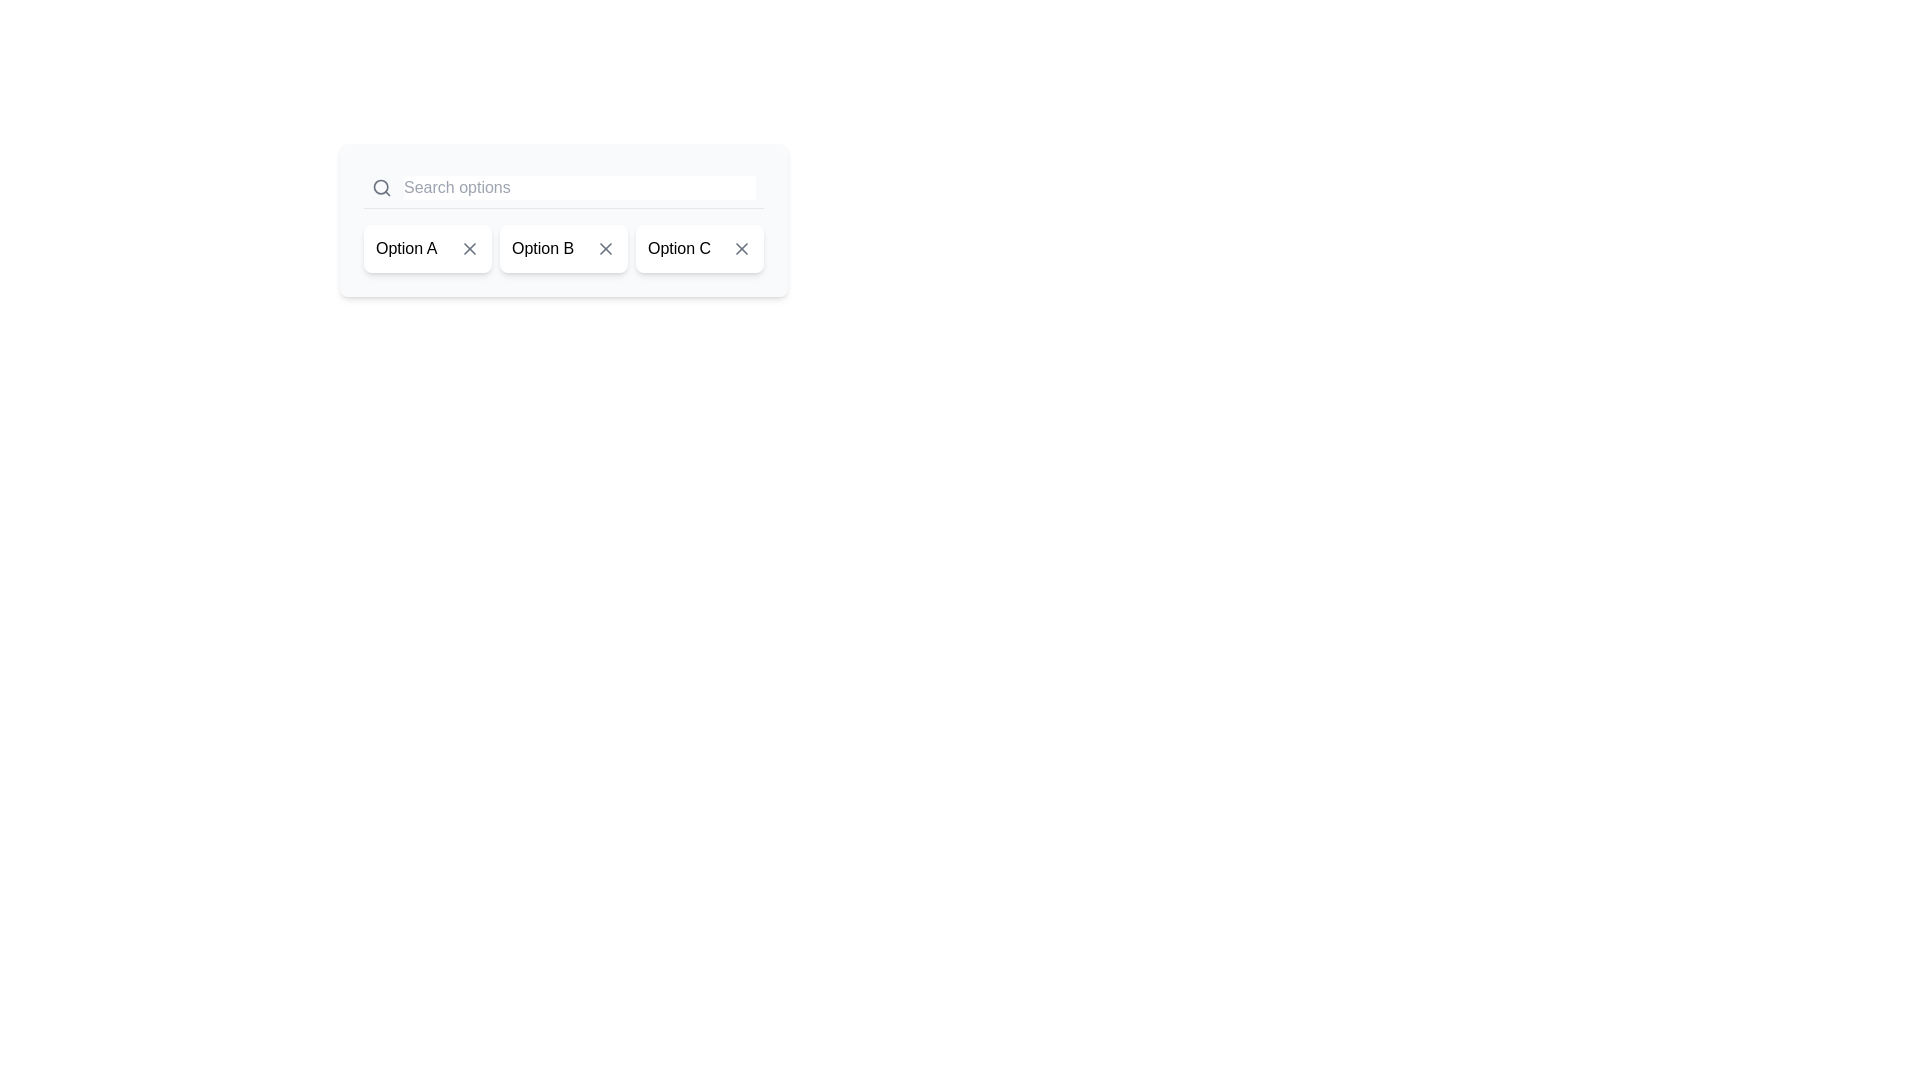 This screenshot has width=1920, height=1080. Describe the element at coordinates (700, 248) in the screenshot. I see `the chip labeled Option C` at that location.